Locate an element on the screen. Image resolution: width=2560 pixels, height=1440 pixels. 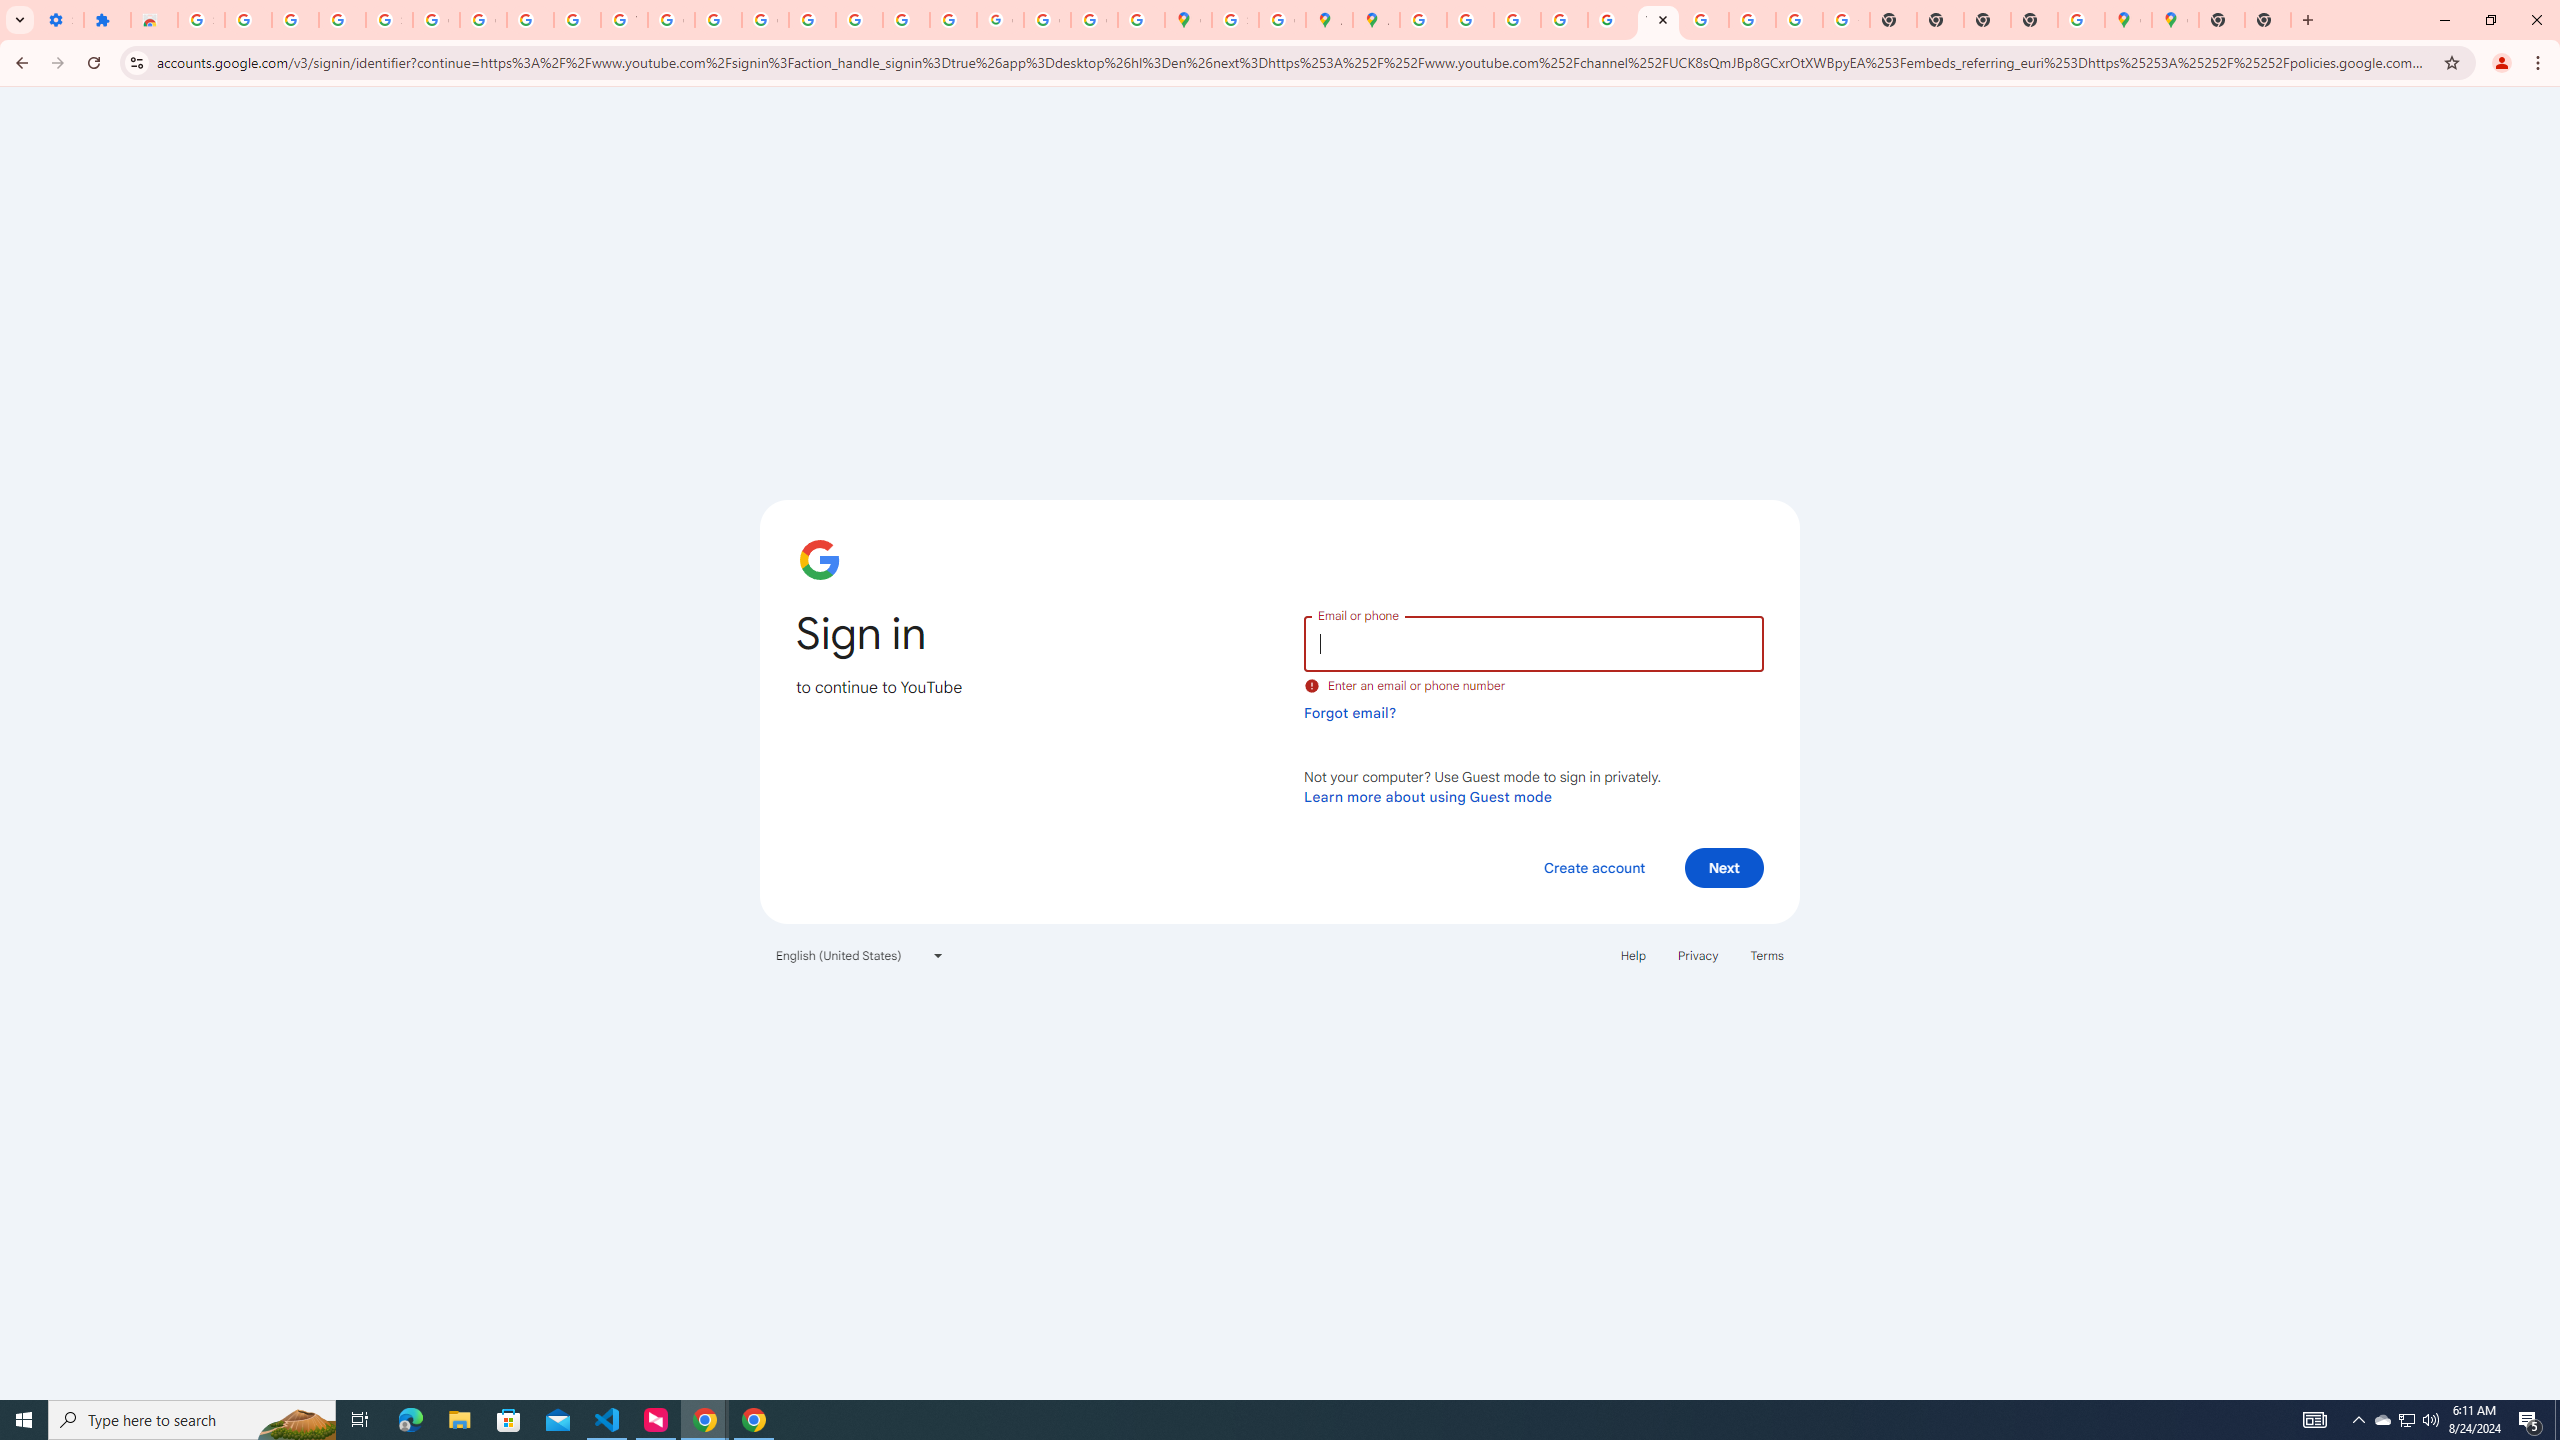
'Use Google Maps in Space - Google Maps Help' is located at coordinates (2080, 19).